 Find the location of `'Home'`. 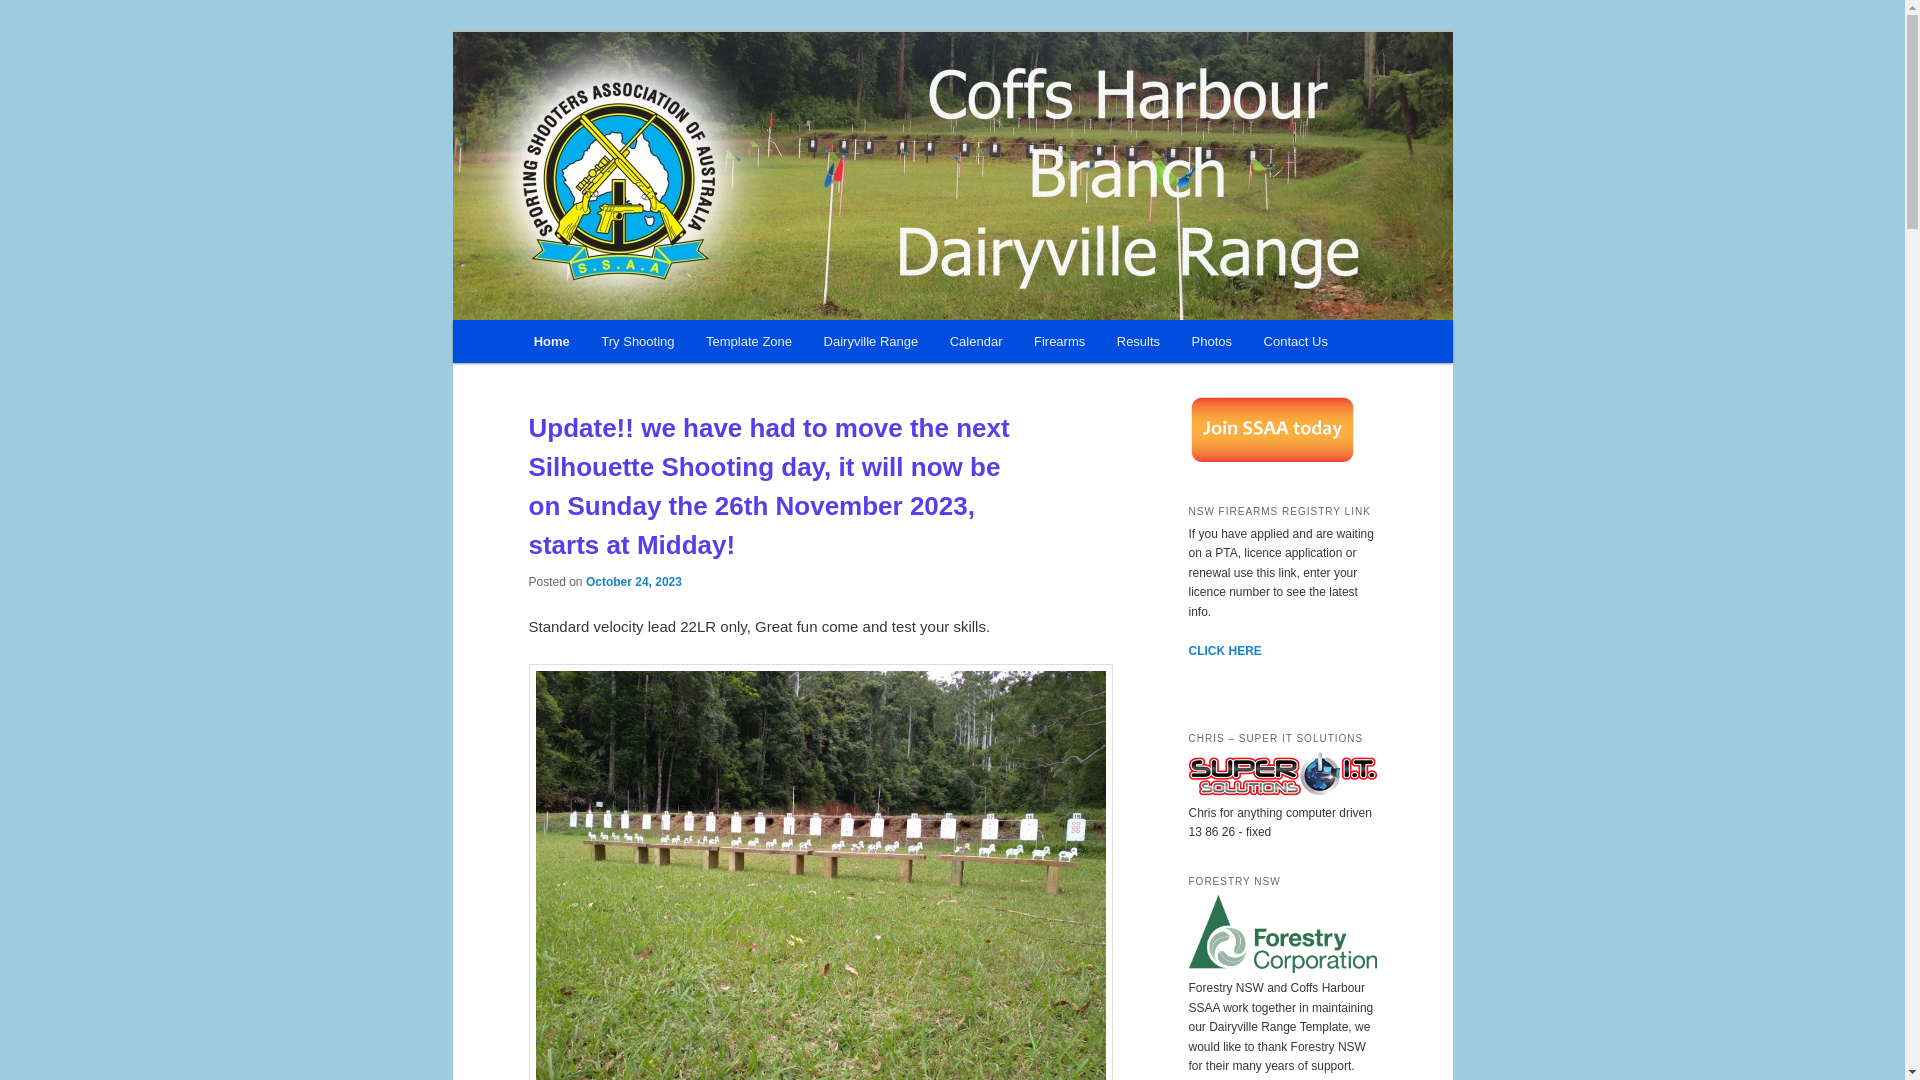

'Home' is located at coordinates (518, 340).